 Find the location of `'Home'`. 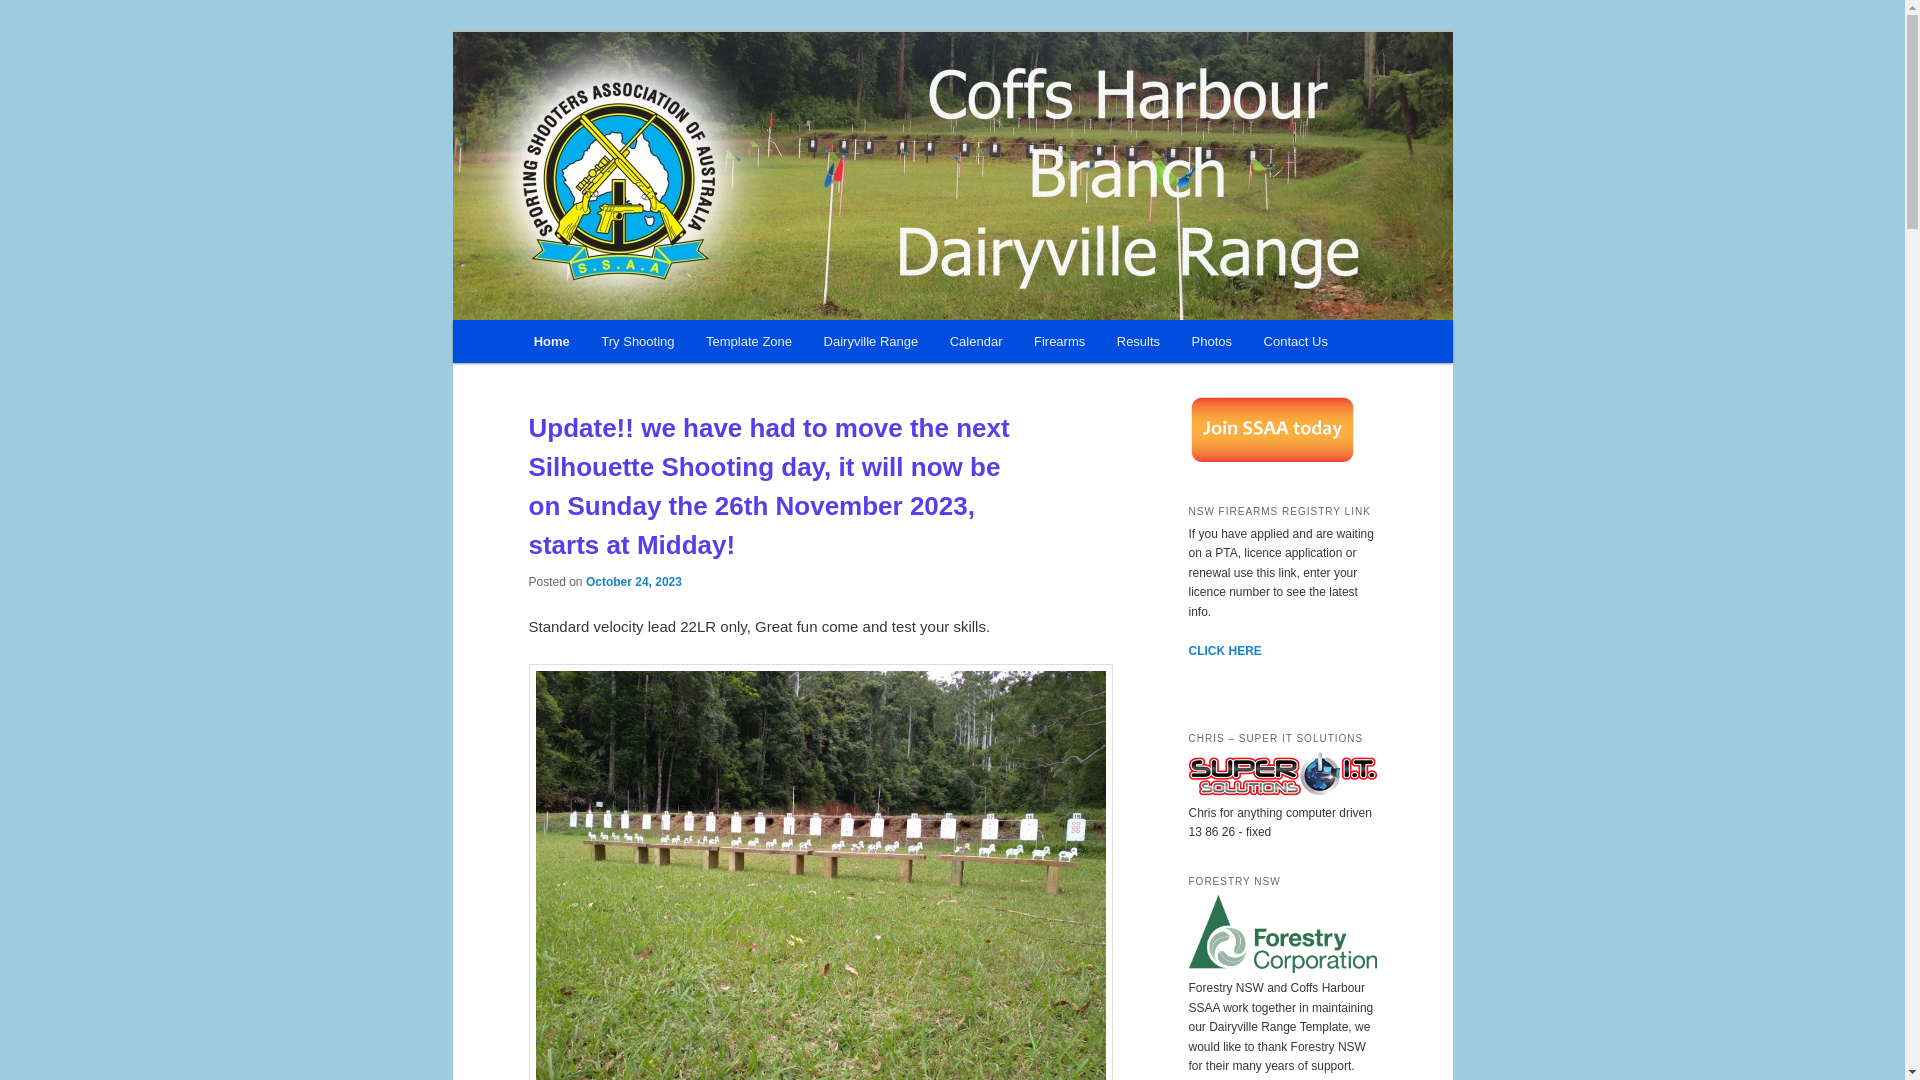

'Home' is located at coordinates (518, 340).